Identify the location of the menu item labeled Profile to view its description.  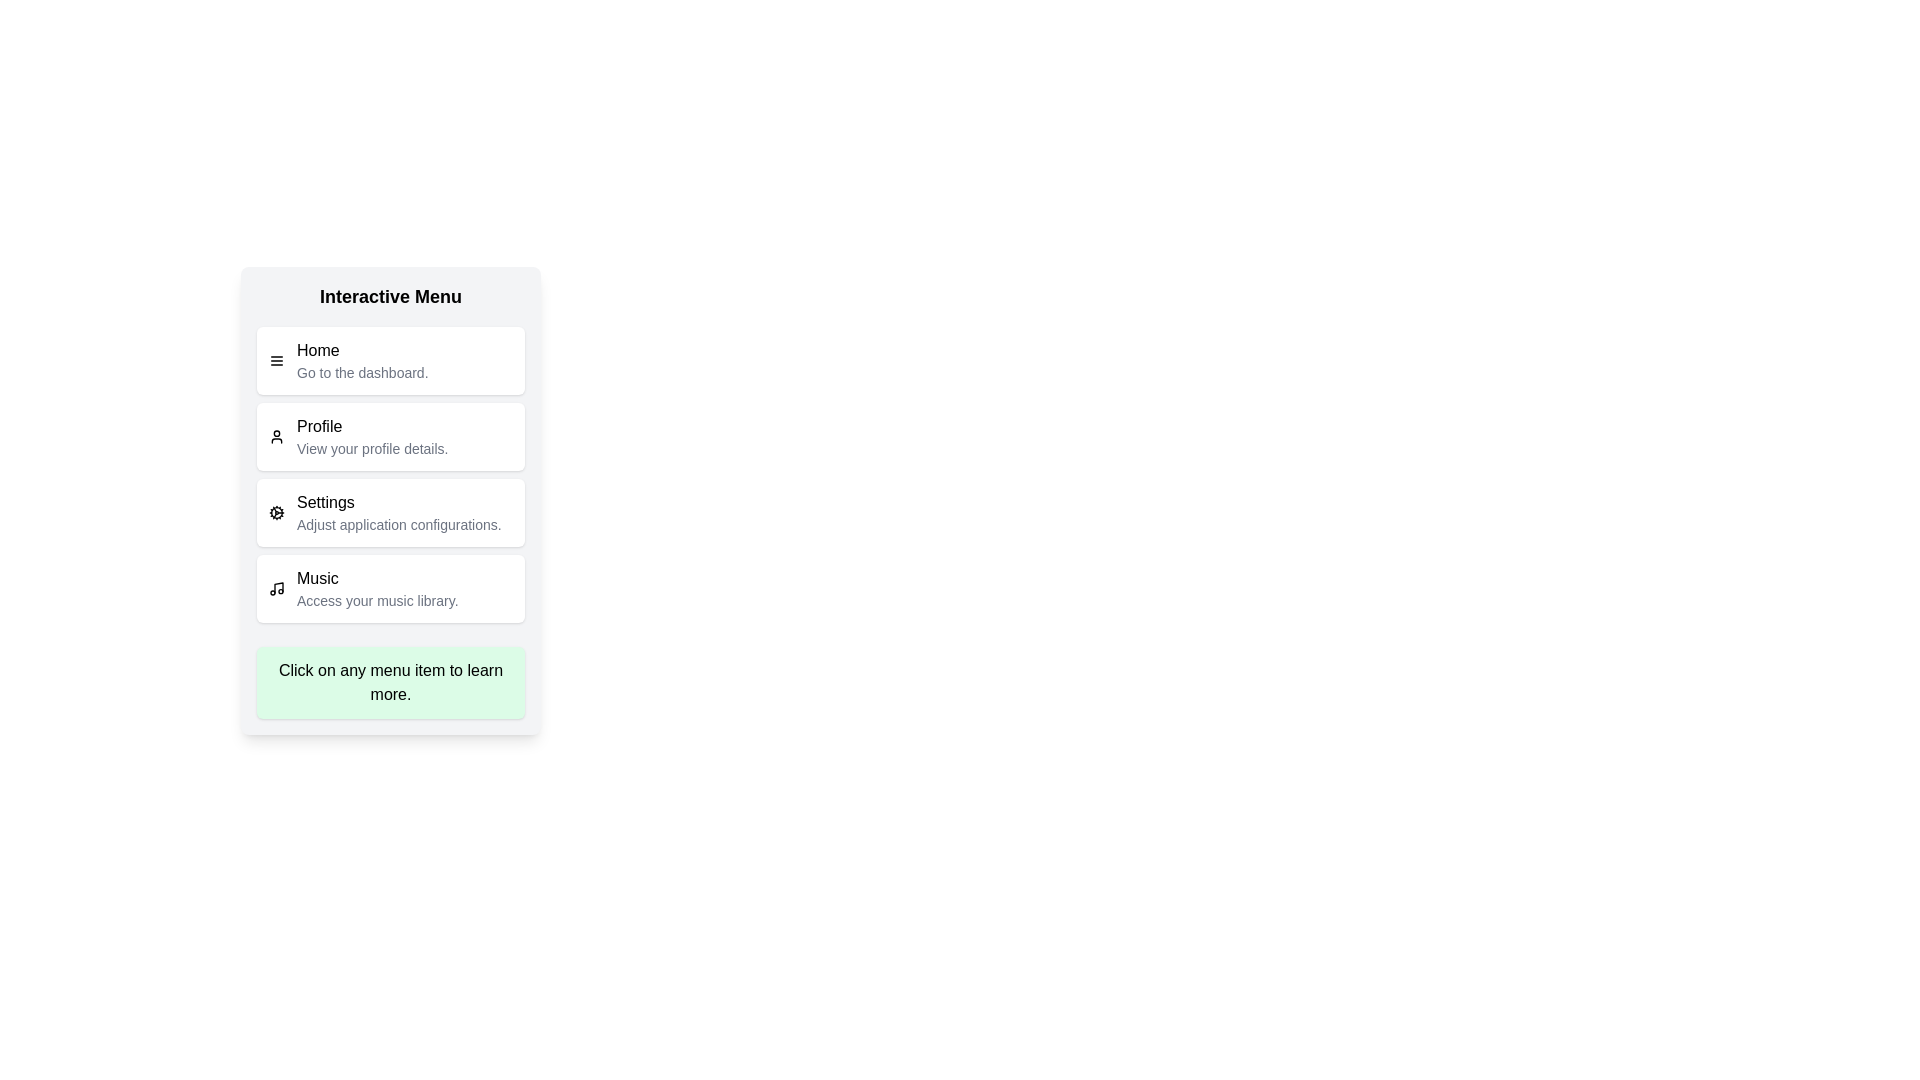
(390, 435).